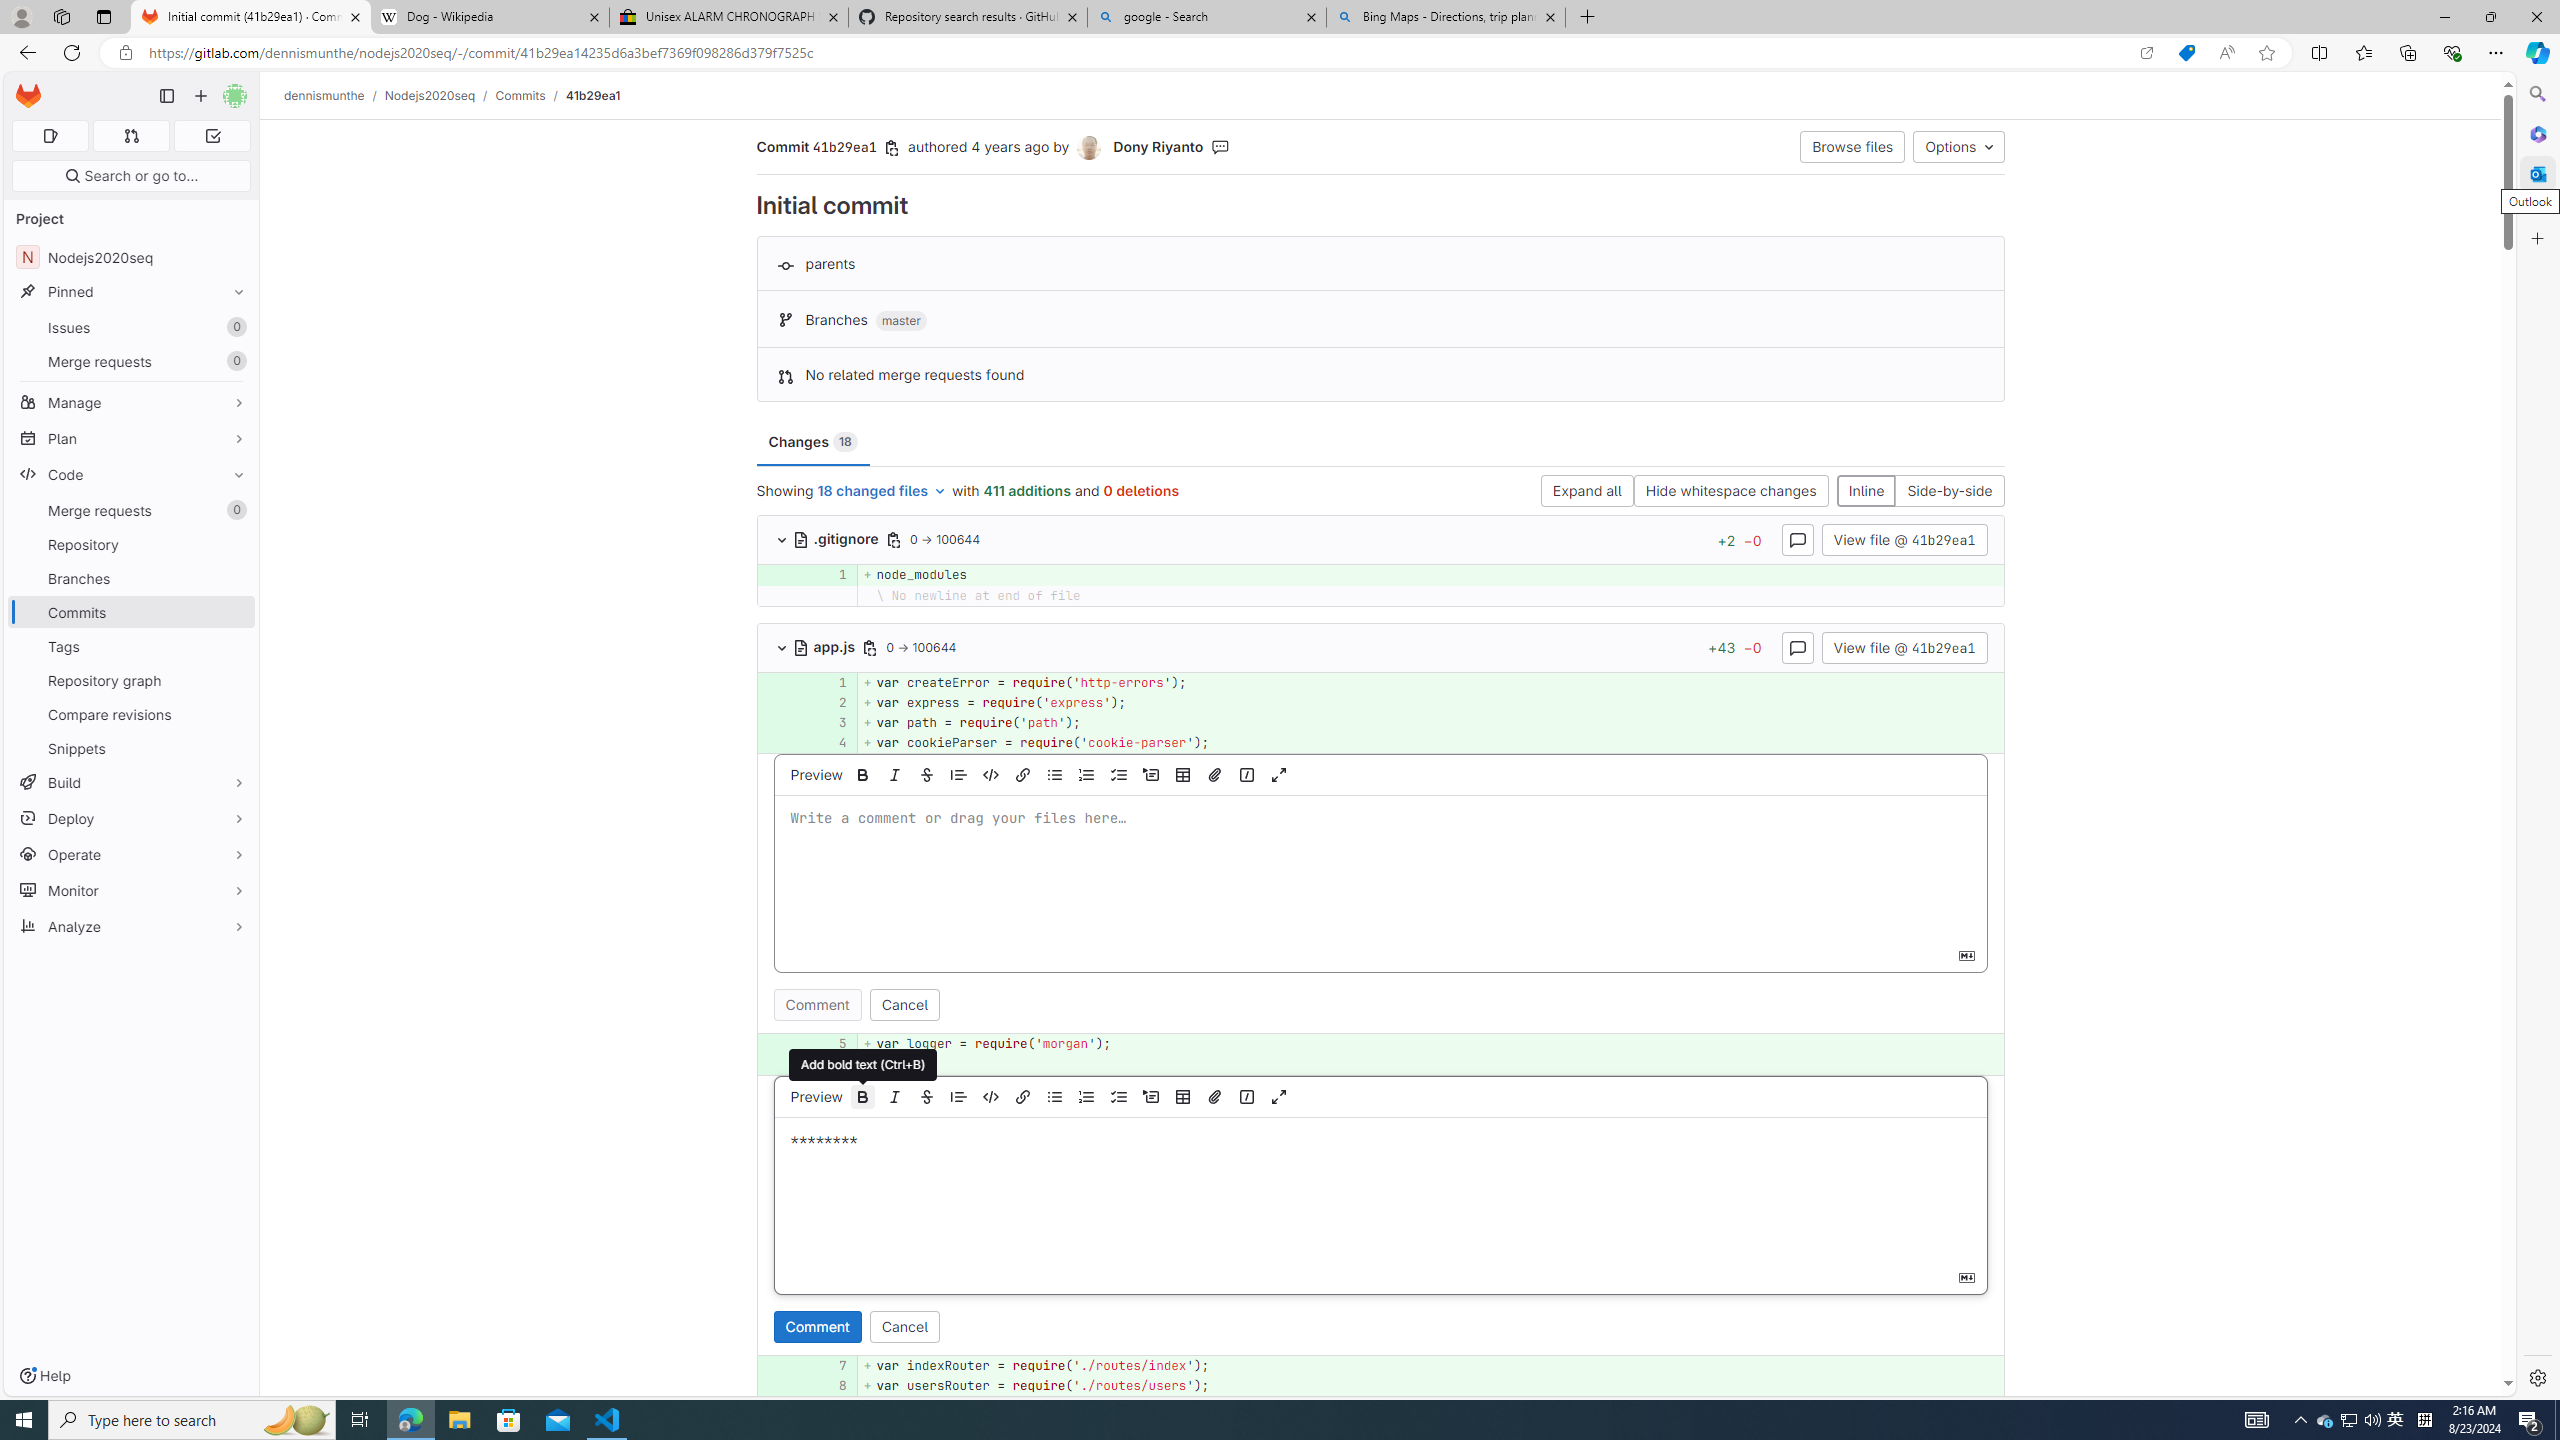 Image resolution: width=2560 pixels, height=1440 pixels. I want to click on 'Pin Snippets', so click(233, 747).